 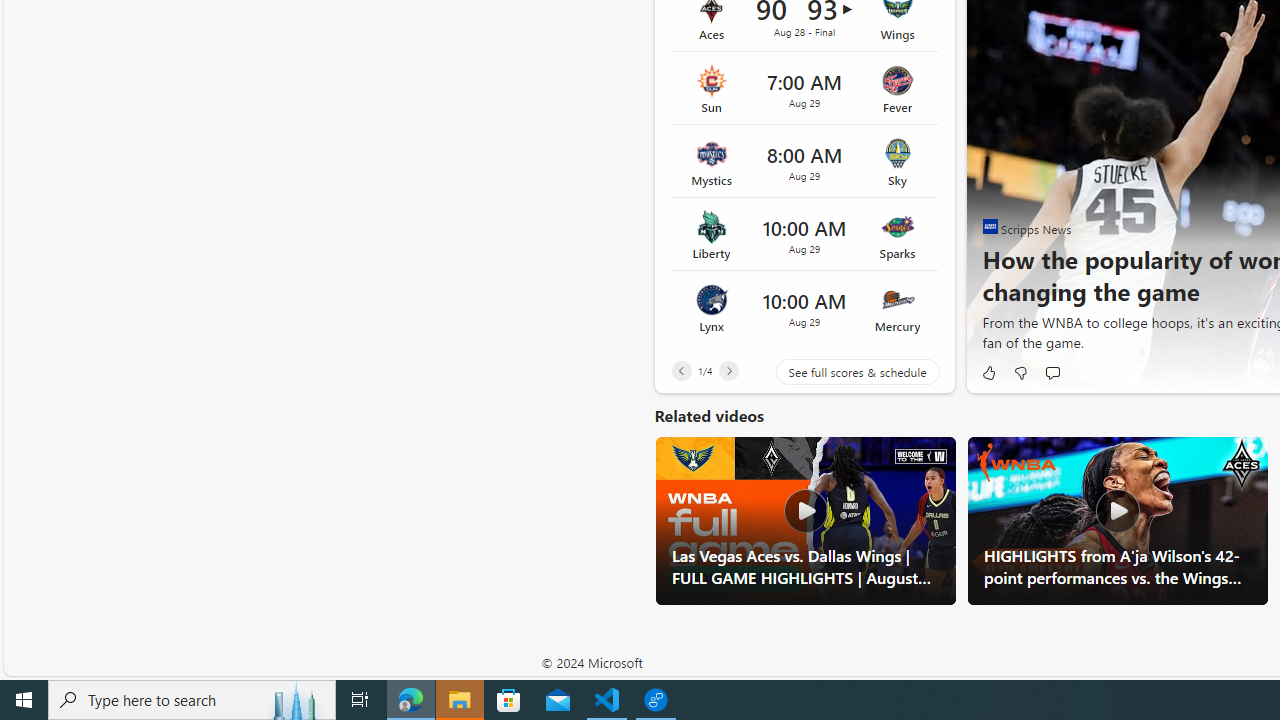 I want to click on 'Previous', so click(x=681, y=370).